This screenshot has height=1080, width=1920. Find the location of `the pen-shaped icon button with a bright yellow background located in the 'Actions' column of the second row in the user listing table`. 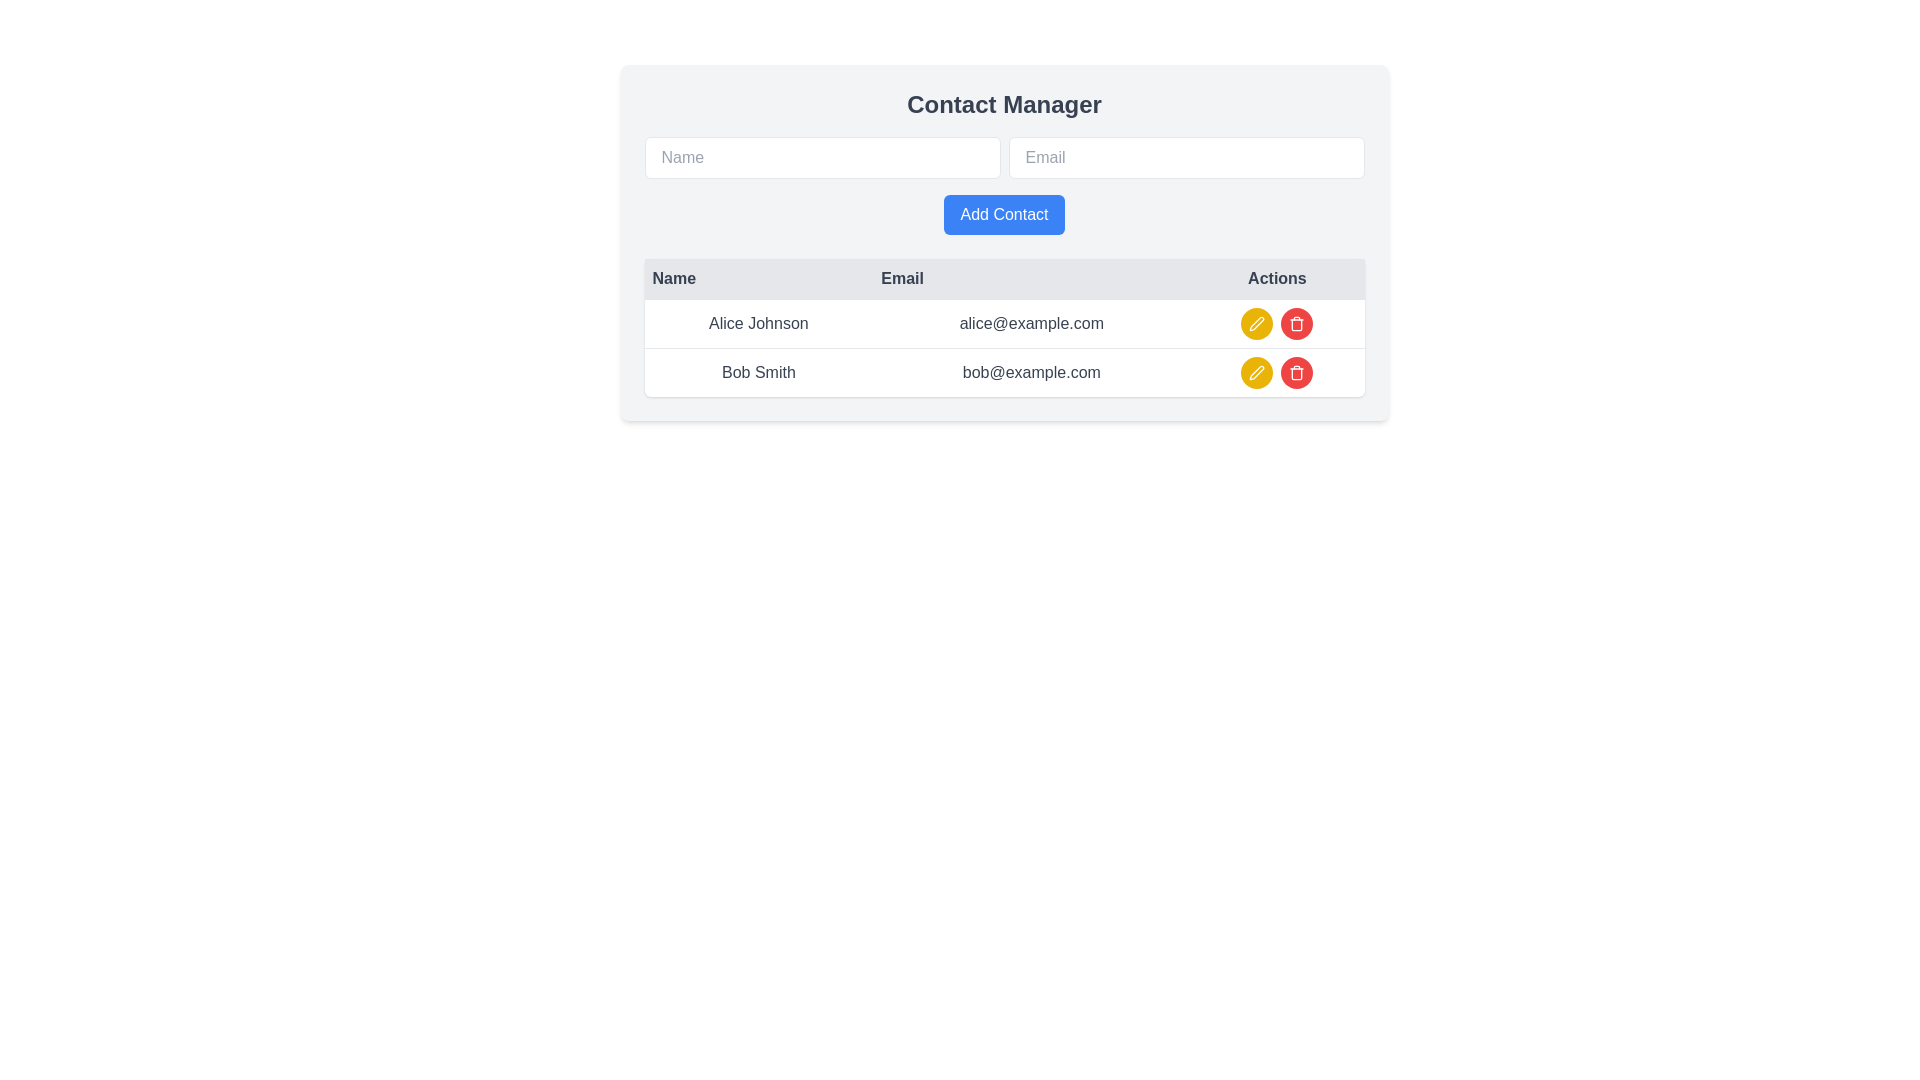

the pen-shaped icon button with a bright yellow background located in the 'Actions' column of the second row in the user listing table is located at coordinates (1256, 323).